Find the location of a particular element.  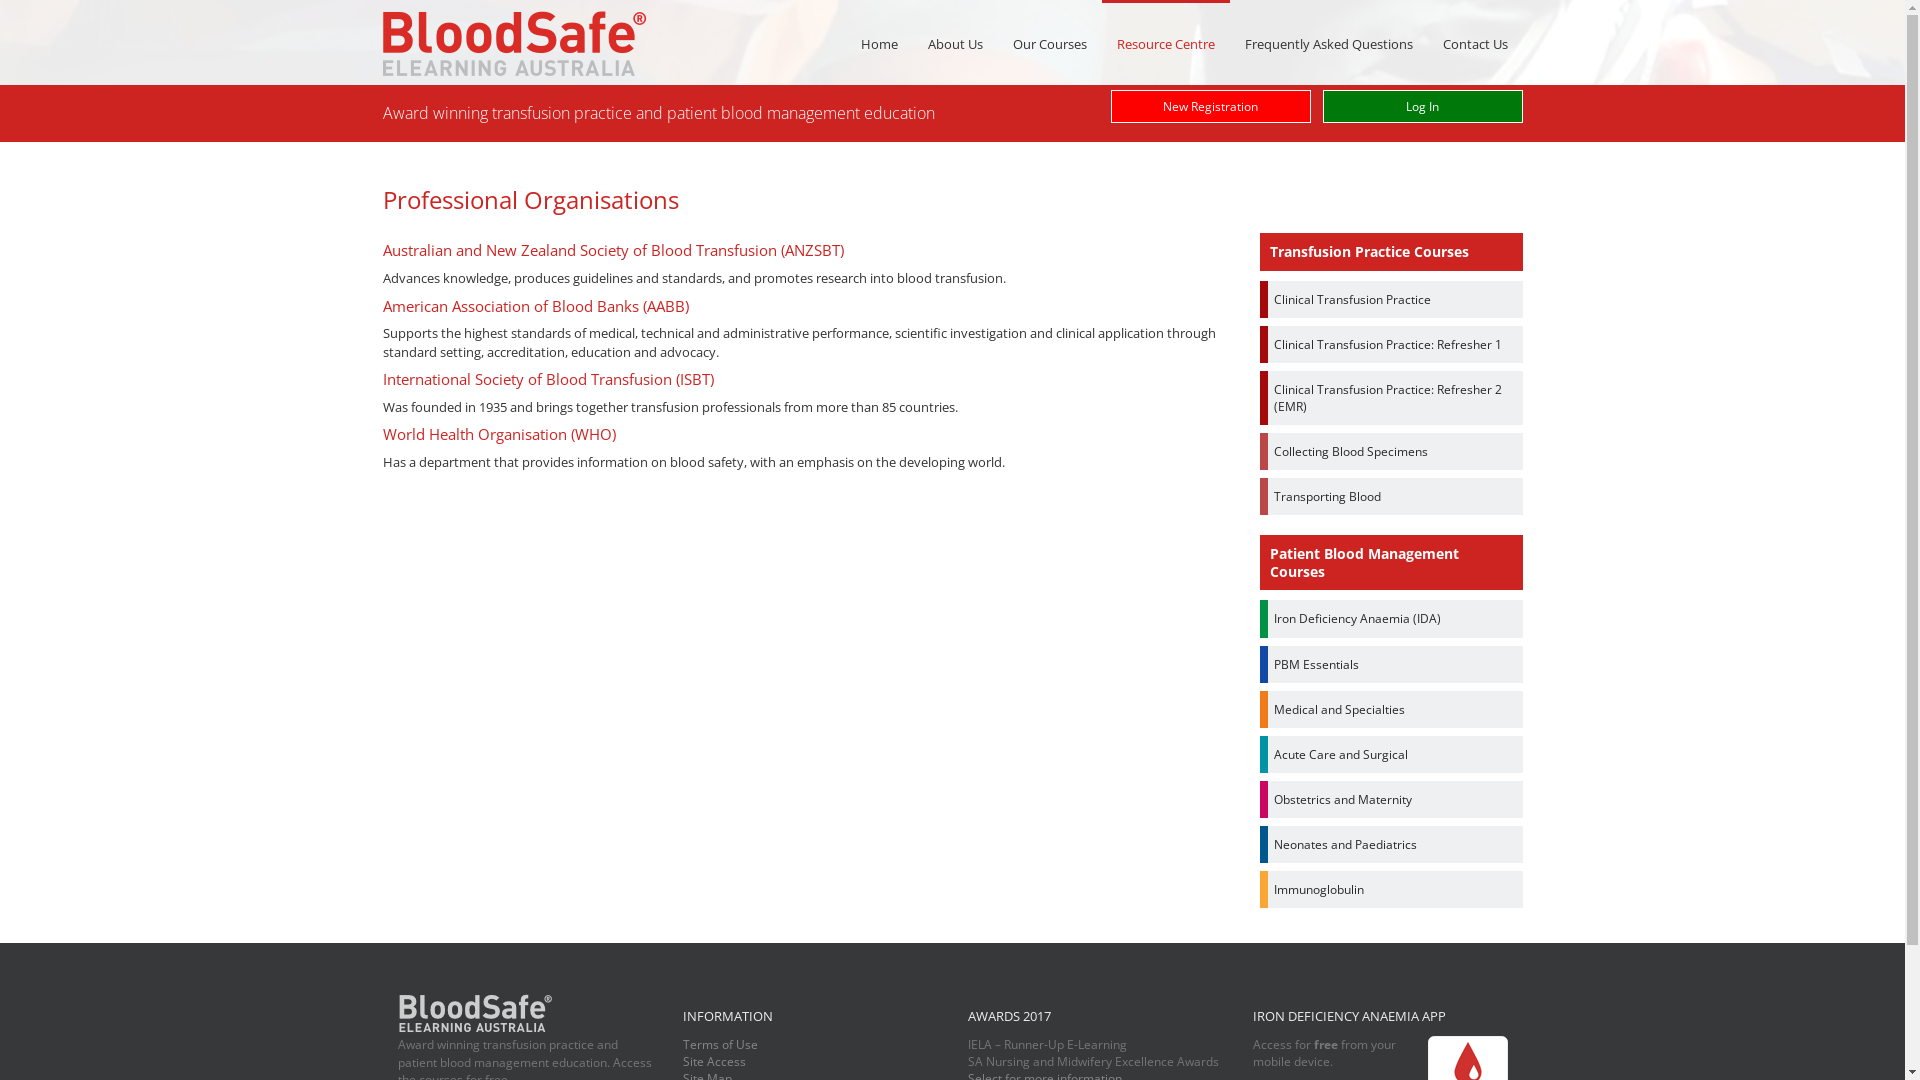

'New Registration' is located at coordinates (1208, 106).